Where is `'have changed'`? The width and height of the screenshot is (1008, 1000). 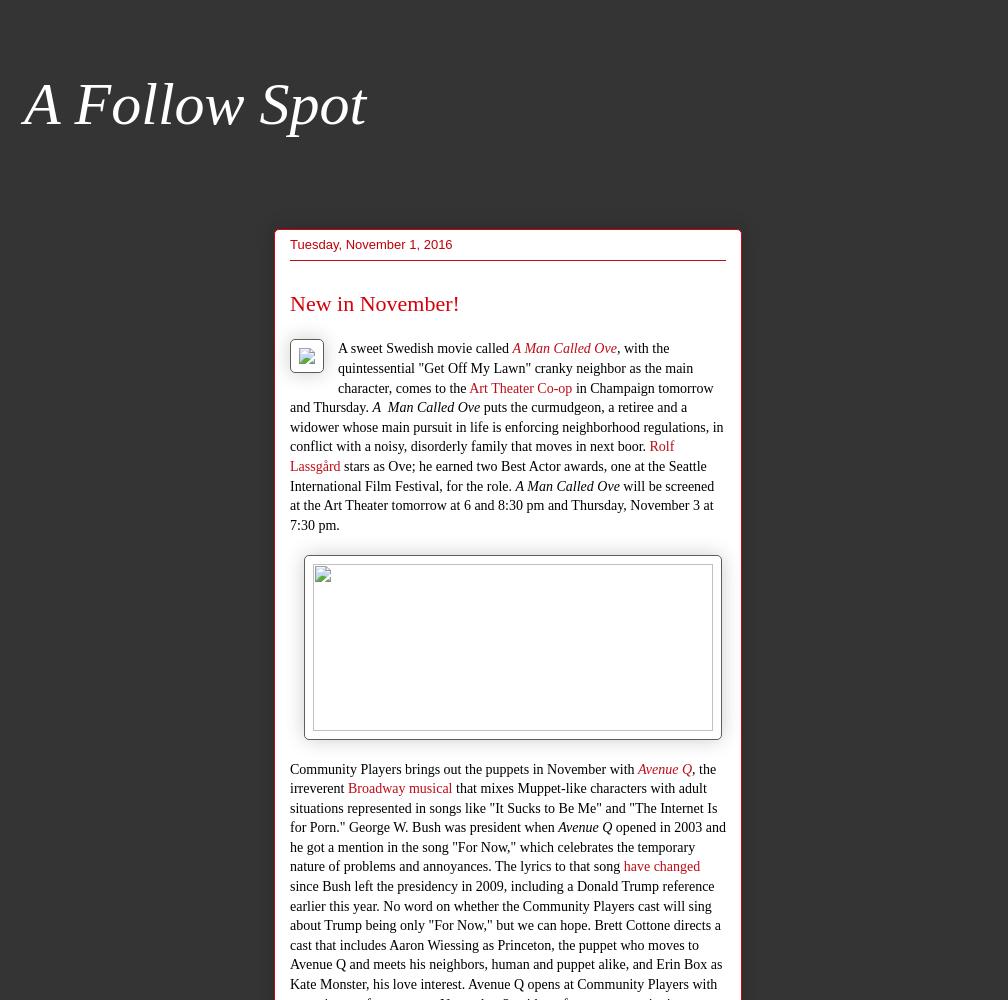
'have changed' is located at coordinates (661, 865).